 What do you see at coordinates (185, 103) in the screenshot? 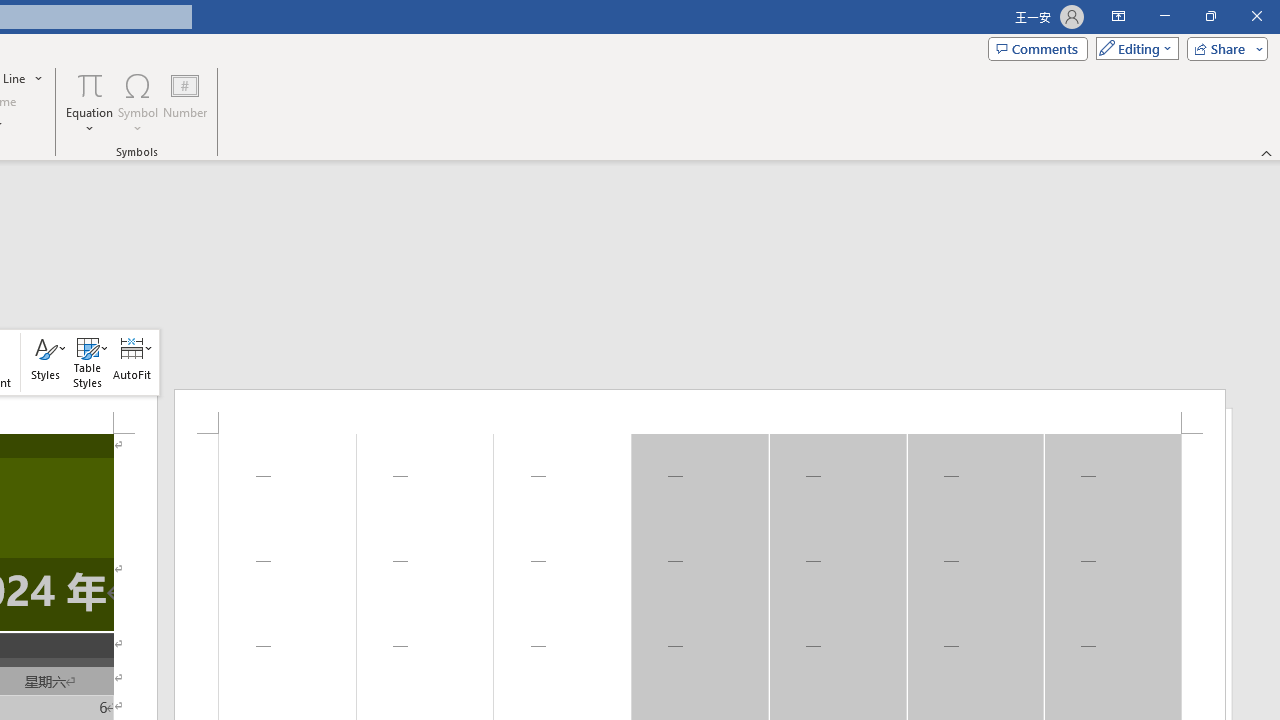
I see `'Number...'` at bounding box center [185, 103].